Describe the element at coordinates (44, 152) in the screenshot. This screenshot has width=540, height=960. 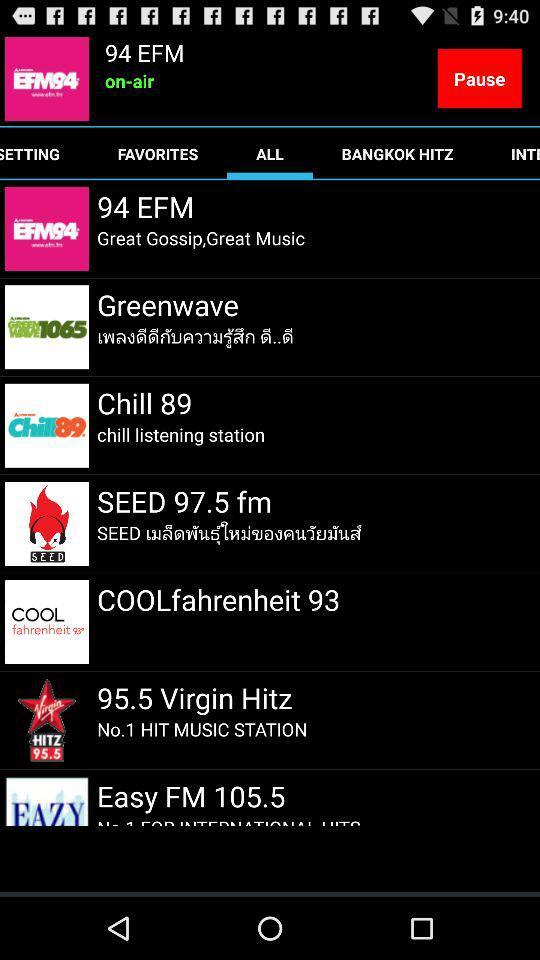
I see `icon to the left of the favorites` at that location.